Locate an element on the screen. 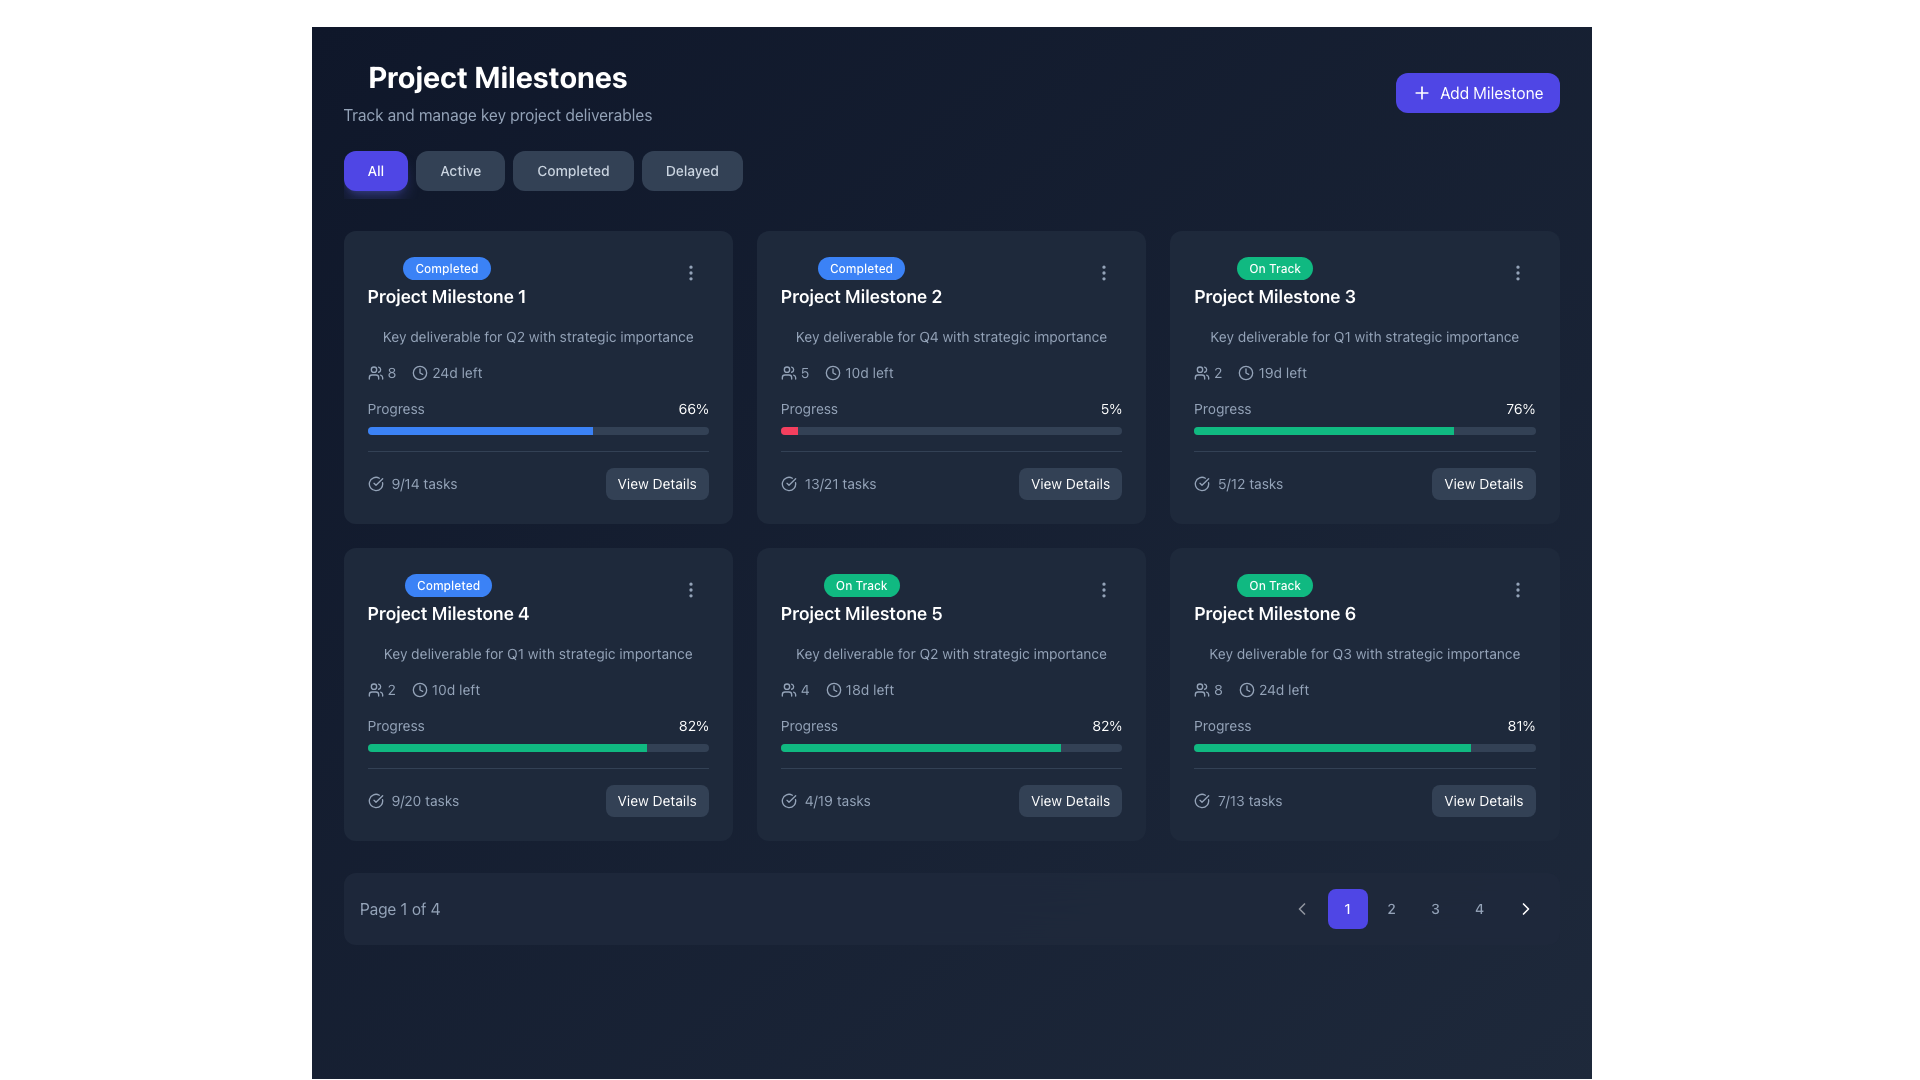 The image size is (1920, 1080). the 'View Details' button, which has a dark slate-gray background and rounded corners is located at coordinates (657, 800).